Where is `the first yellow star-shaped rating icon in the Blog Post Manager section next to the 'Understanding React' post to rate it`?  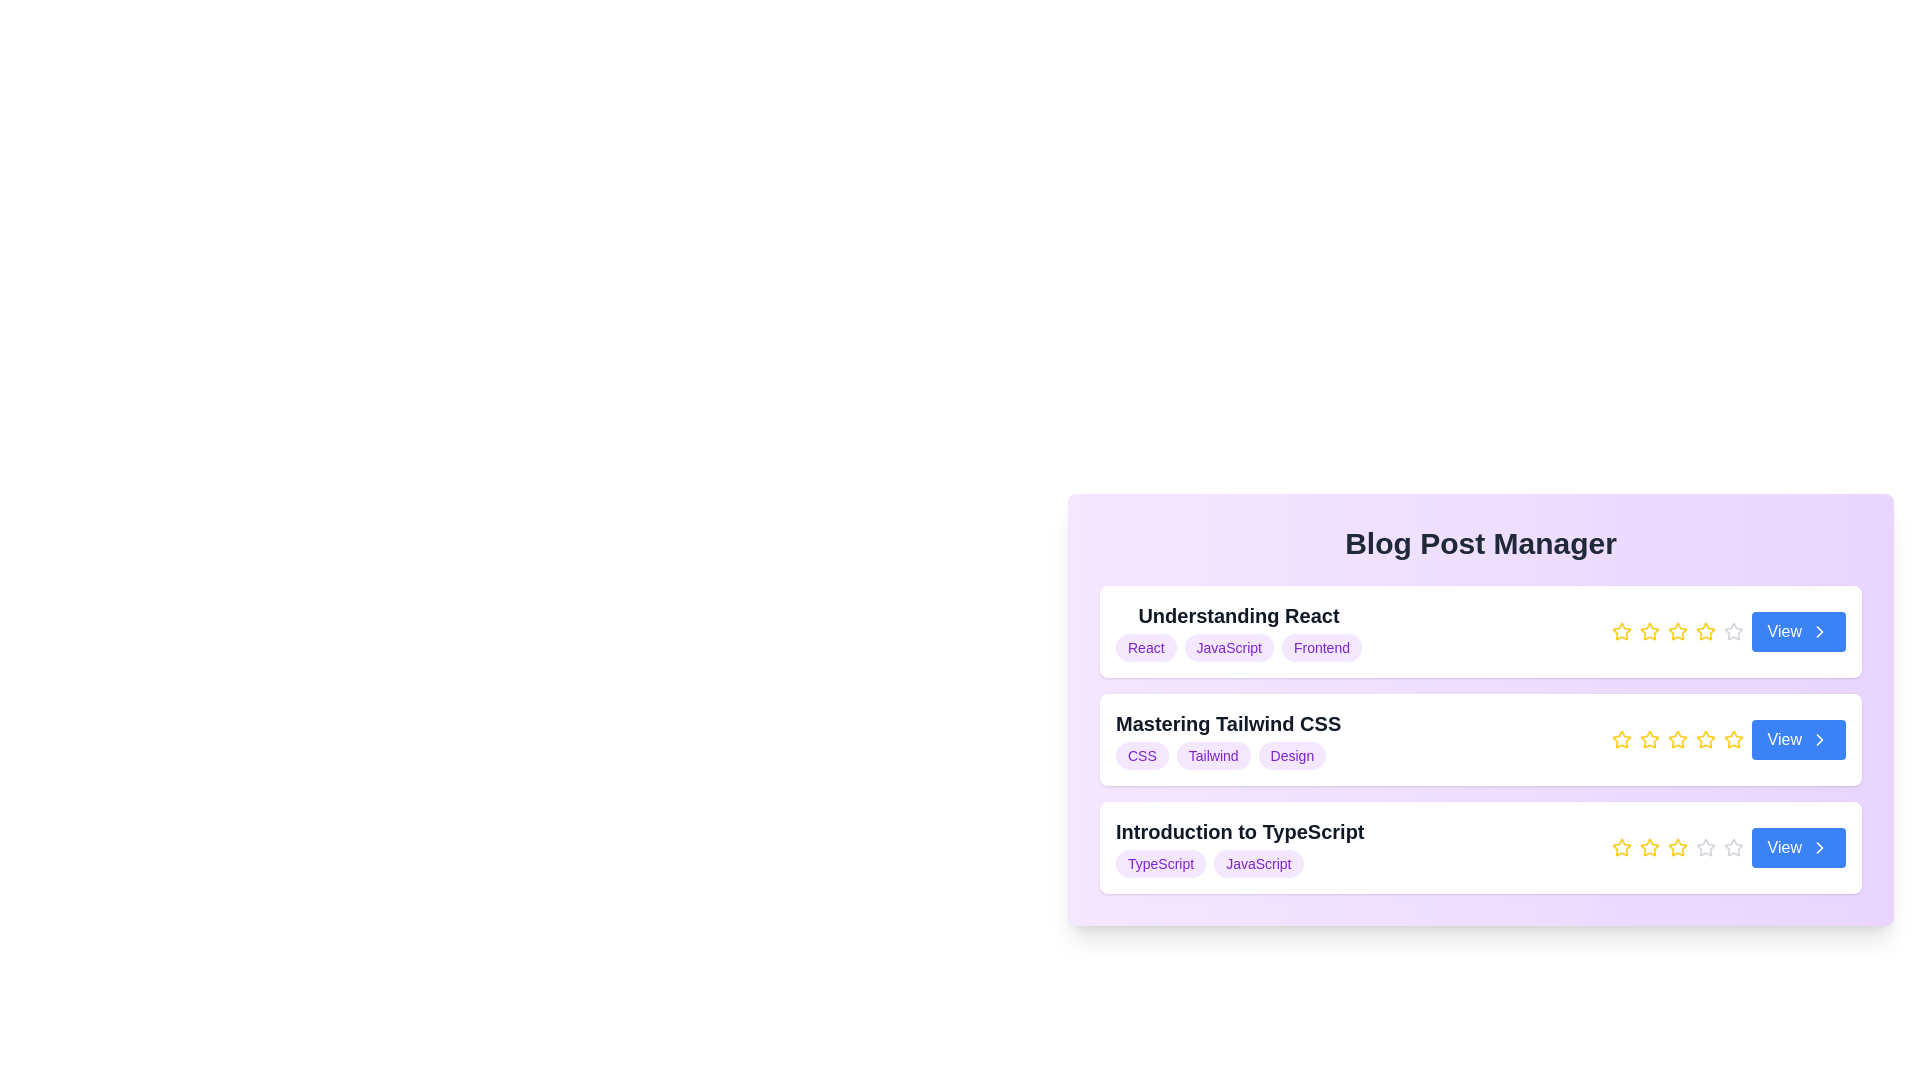 the first yellow star-shaped rating icon in the Blog Post Manager section next to the 'Understanding React' post to rate it is located at coordinates (1621, 631).